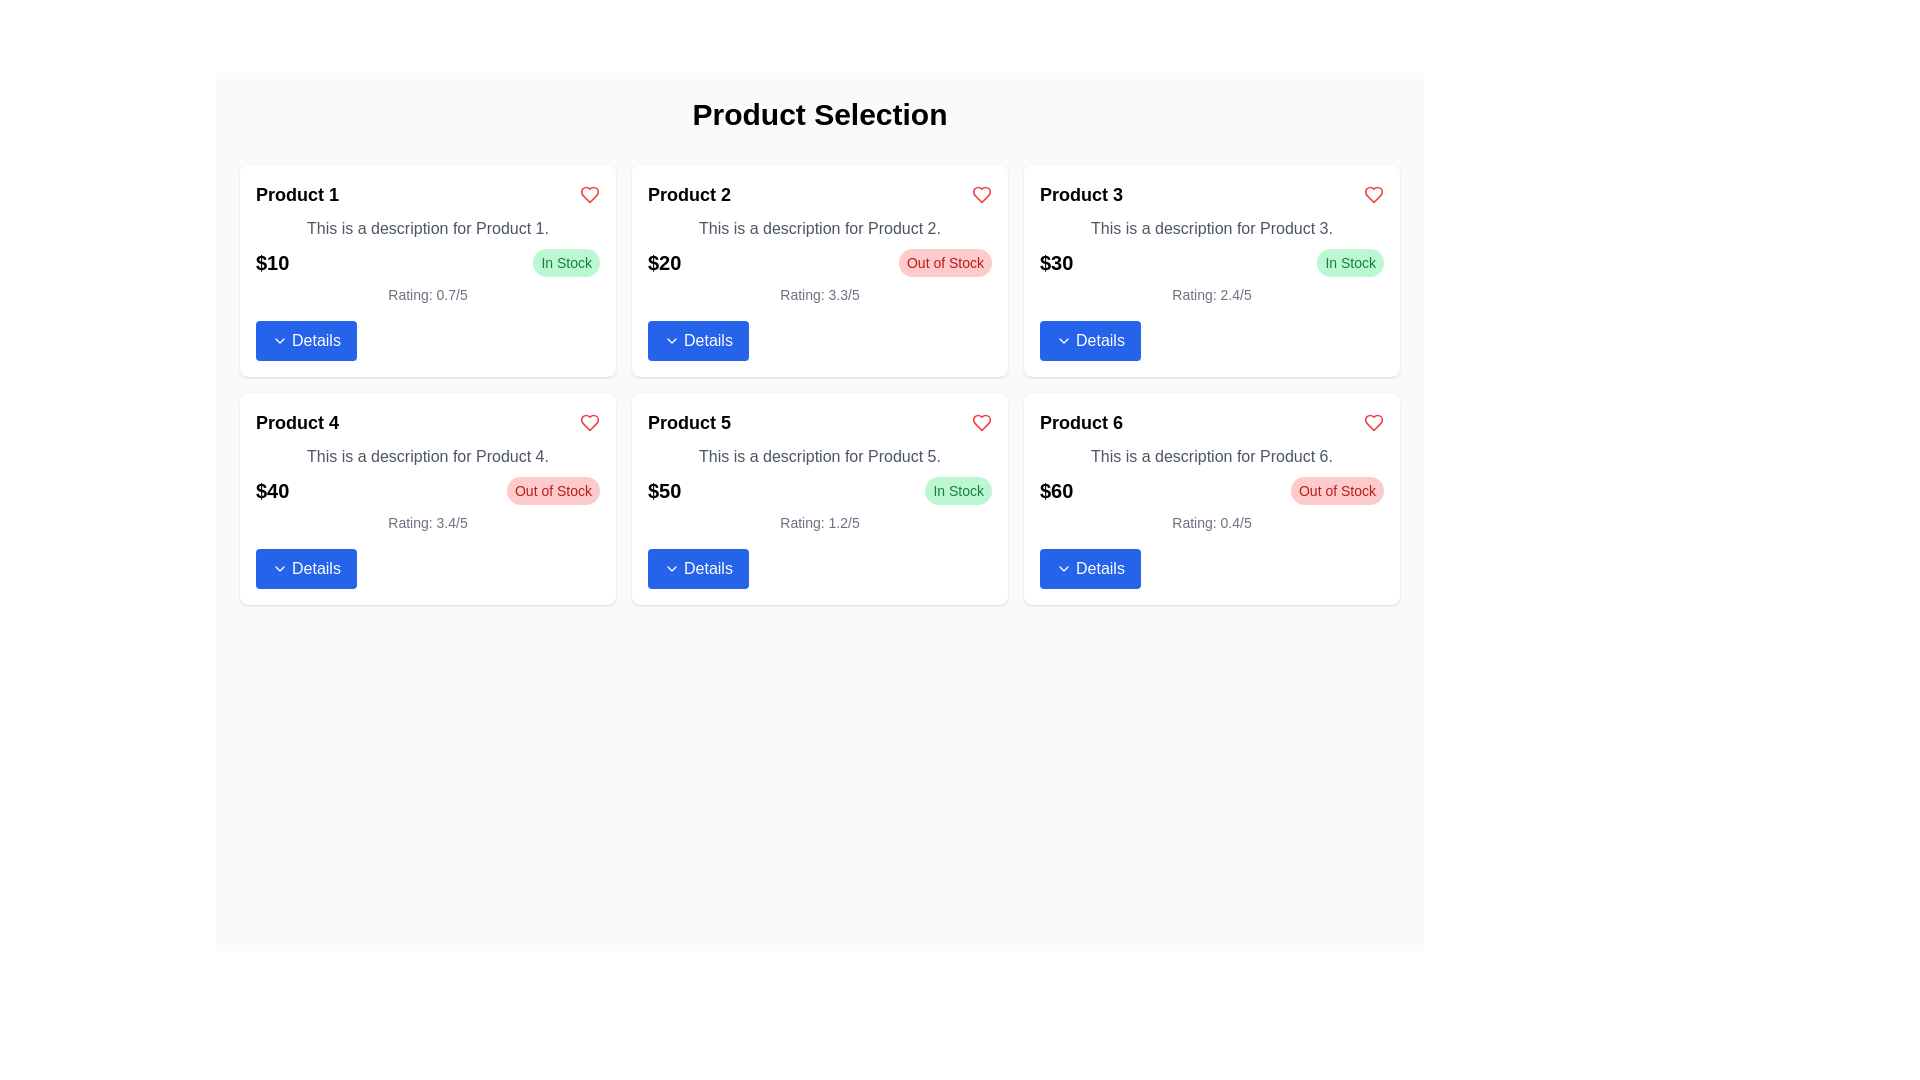  What do you see at coordinates (426, 522) in the screenshot?
I see `information displayed in the text label that shows 'Rating: 3.4/5', located below the price and stock status of 'Product 4' and above the 'Details' button` at bounding box center [426, 522].